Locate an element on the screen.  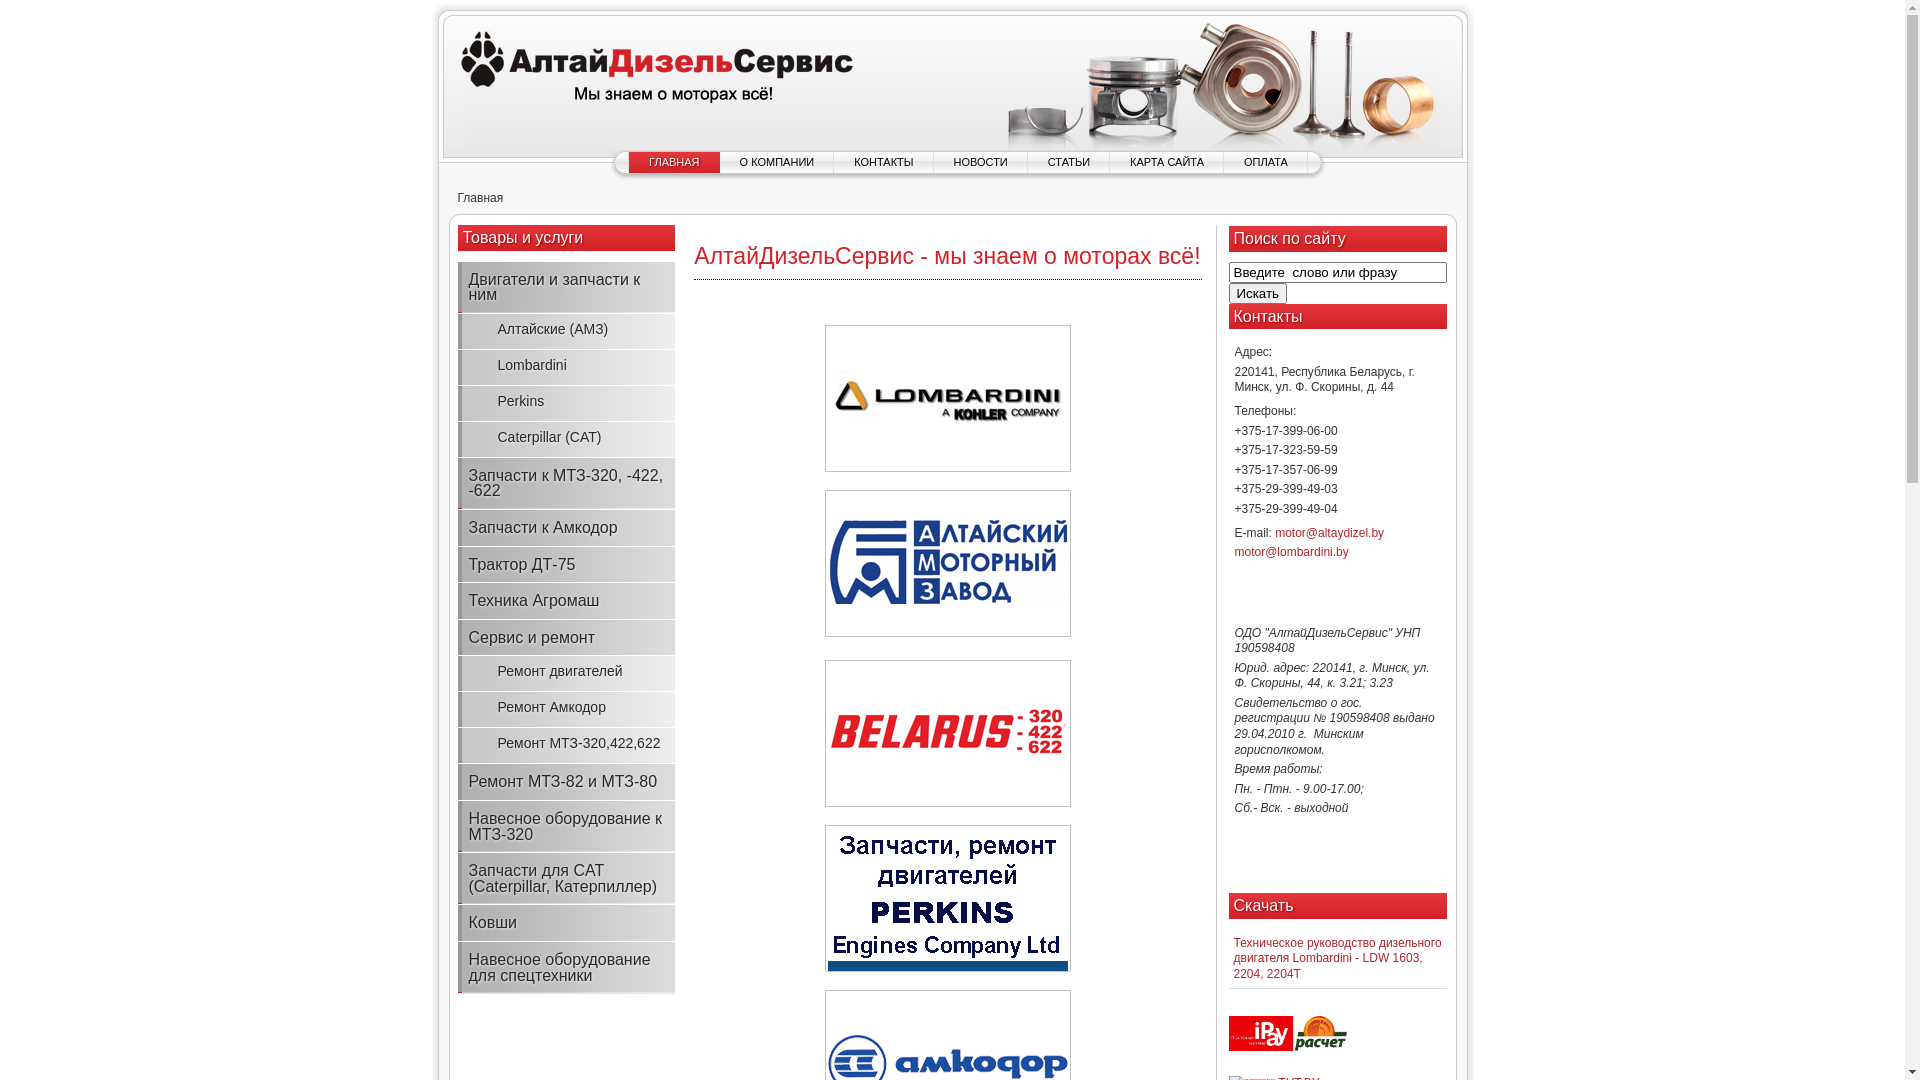
'motor@altaydizel.by' is located at coordinates (1329, 531).